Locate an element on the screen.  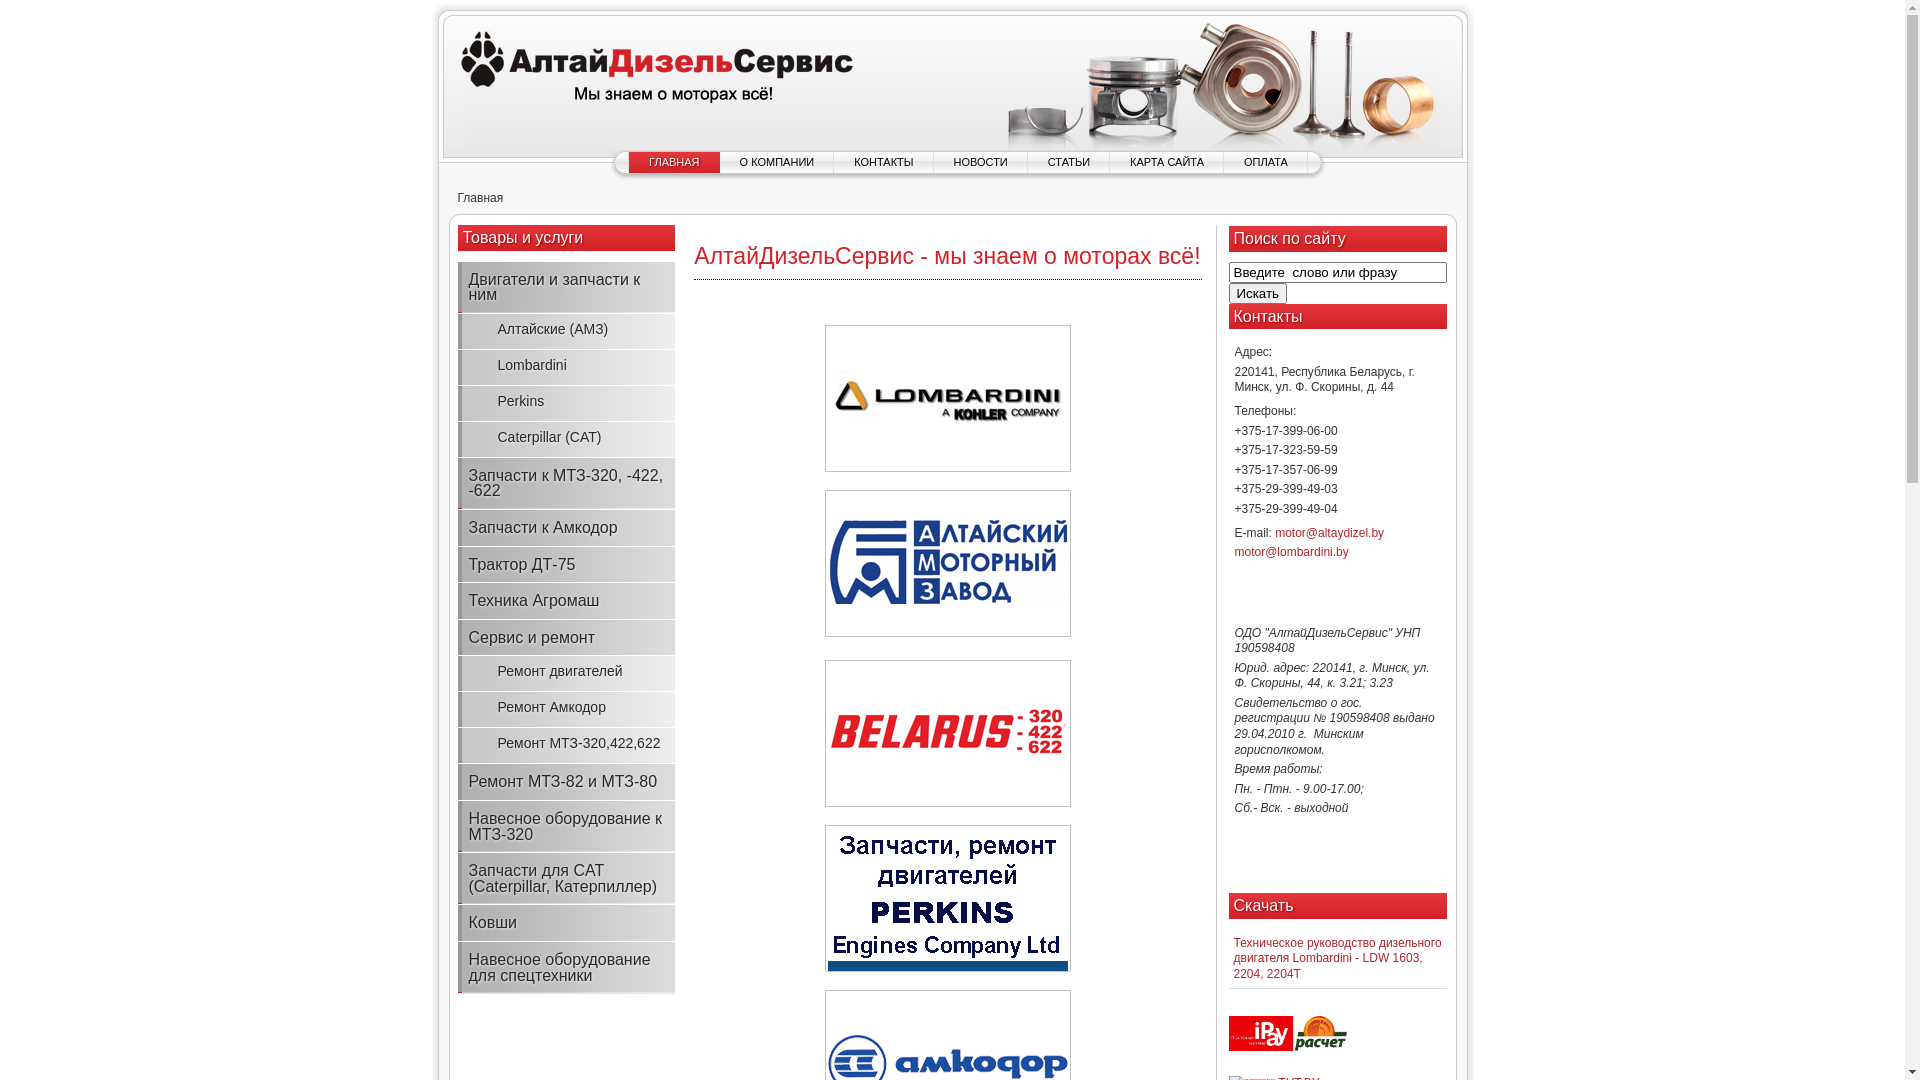
'motor@altaydizel.by' is located at coordinates (1329, 531).